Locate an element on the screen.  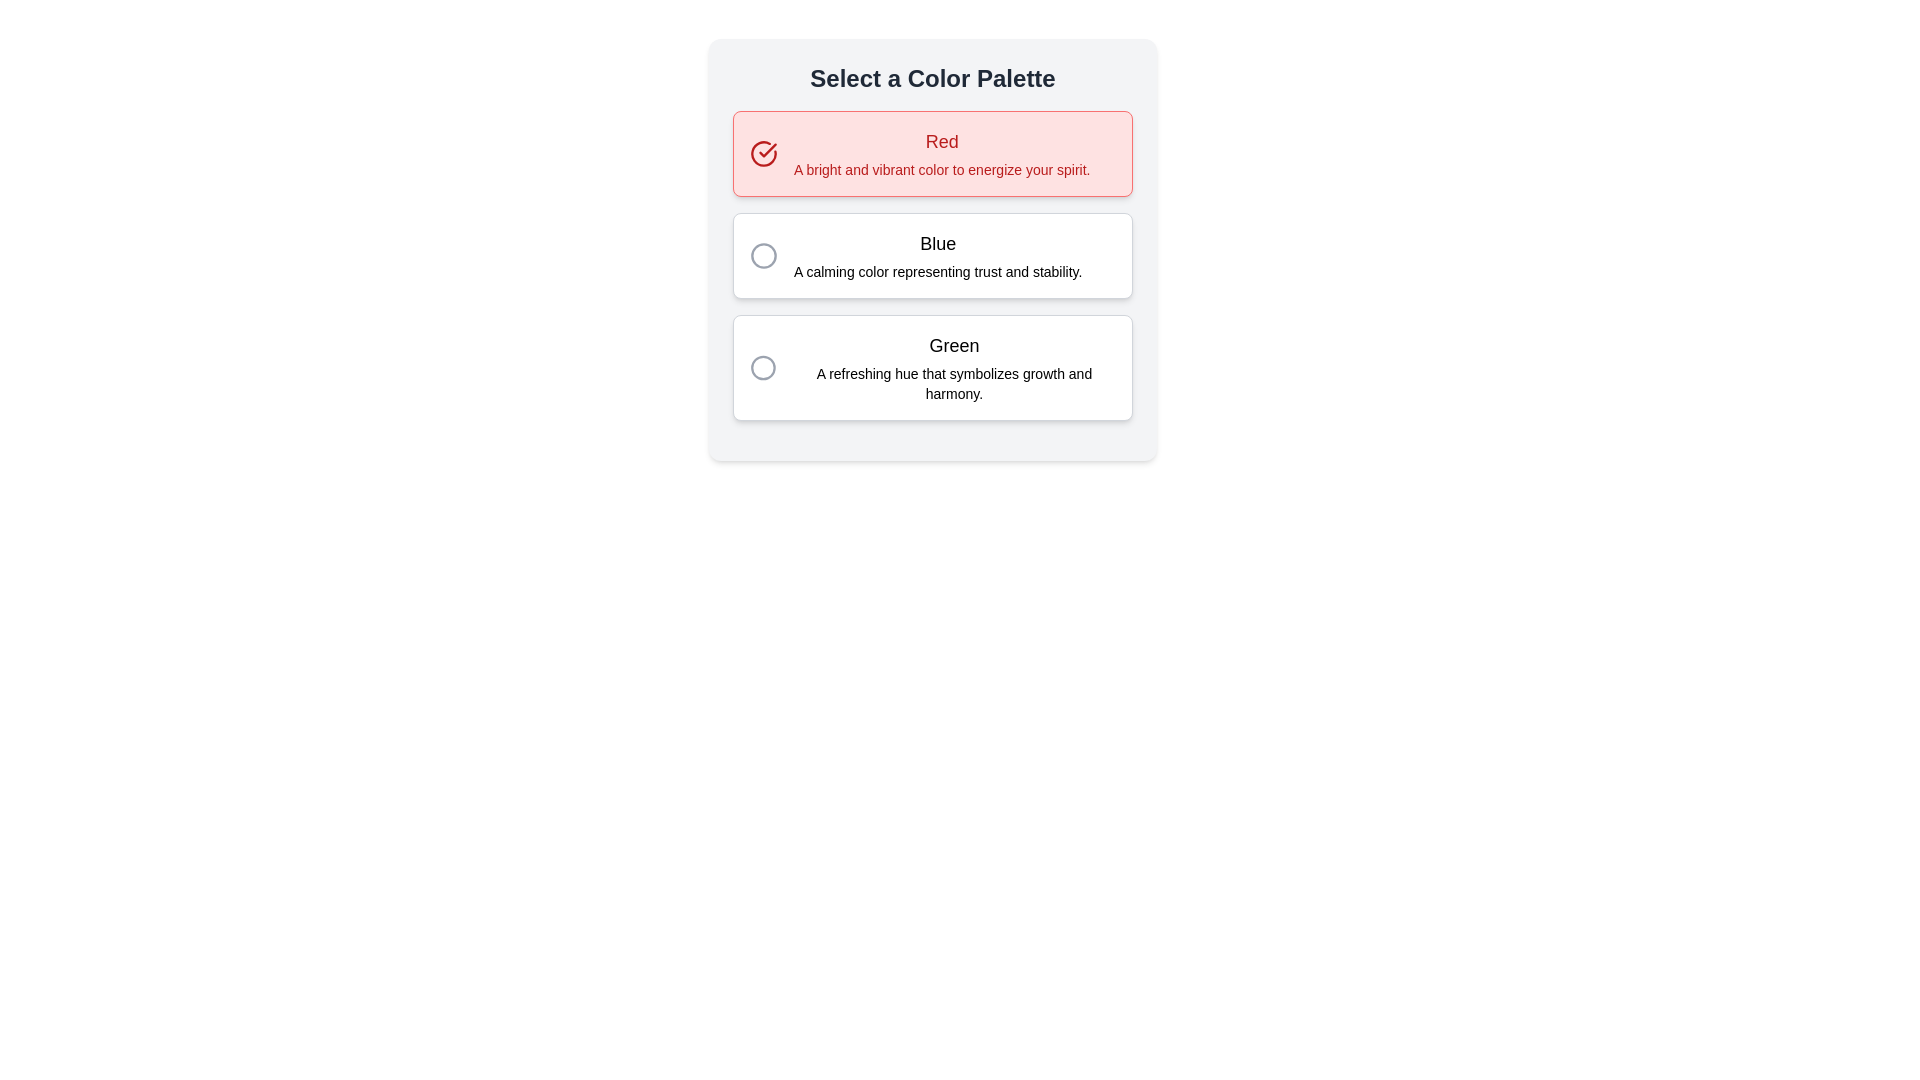
informative text located underneath the title 'Blue' in the second option of the vertical selection menu is located at coordinates (937, 272).